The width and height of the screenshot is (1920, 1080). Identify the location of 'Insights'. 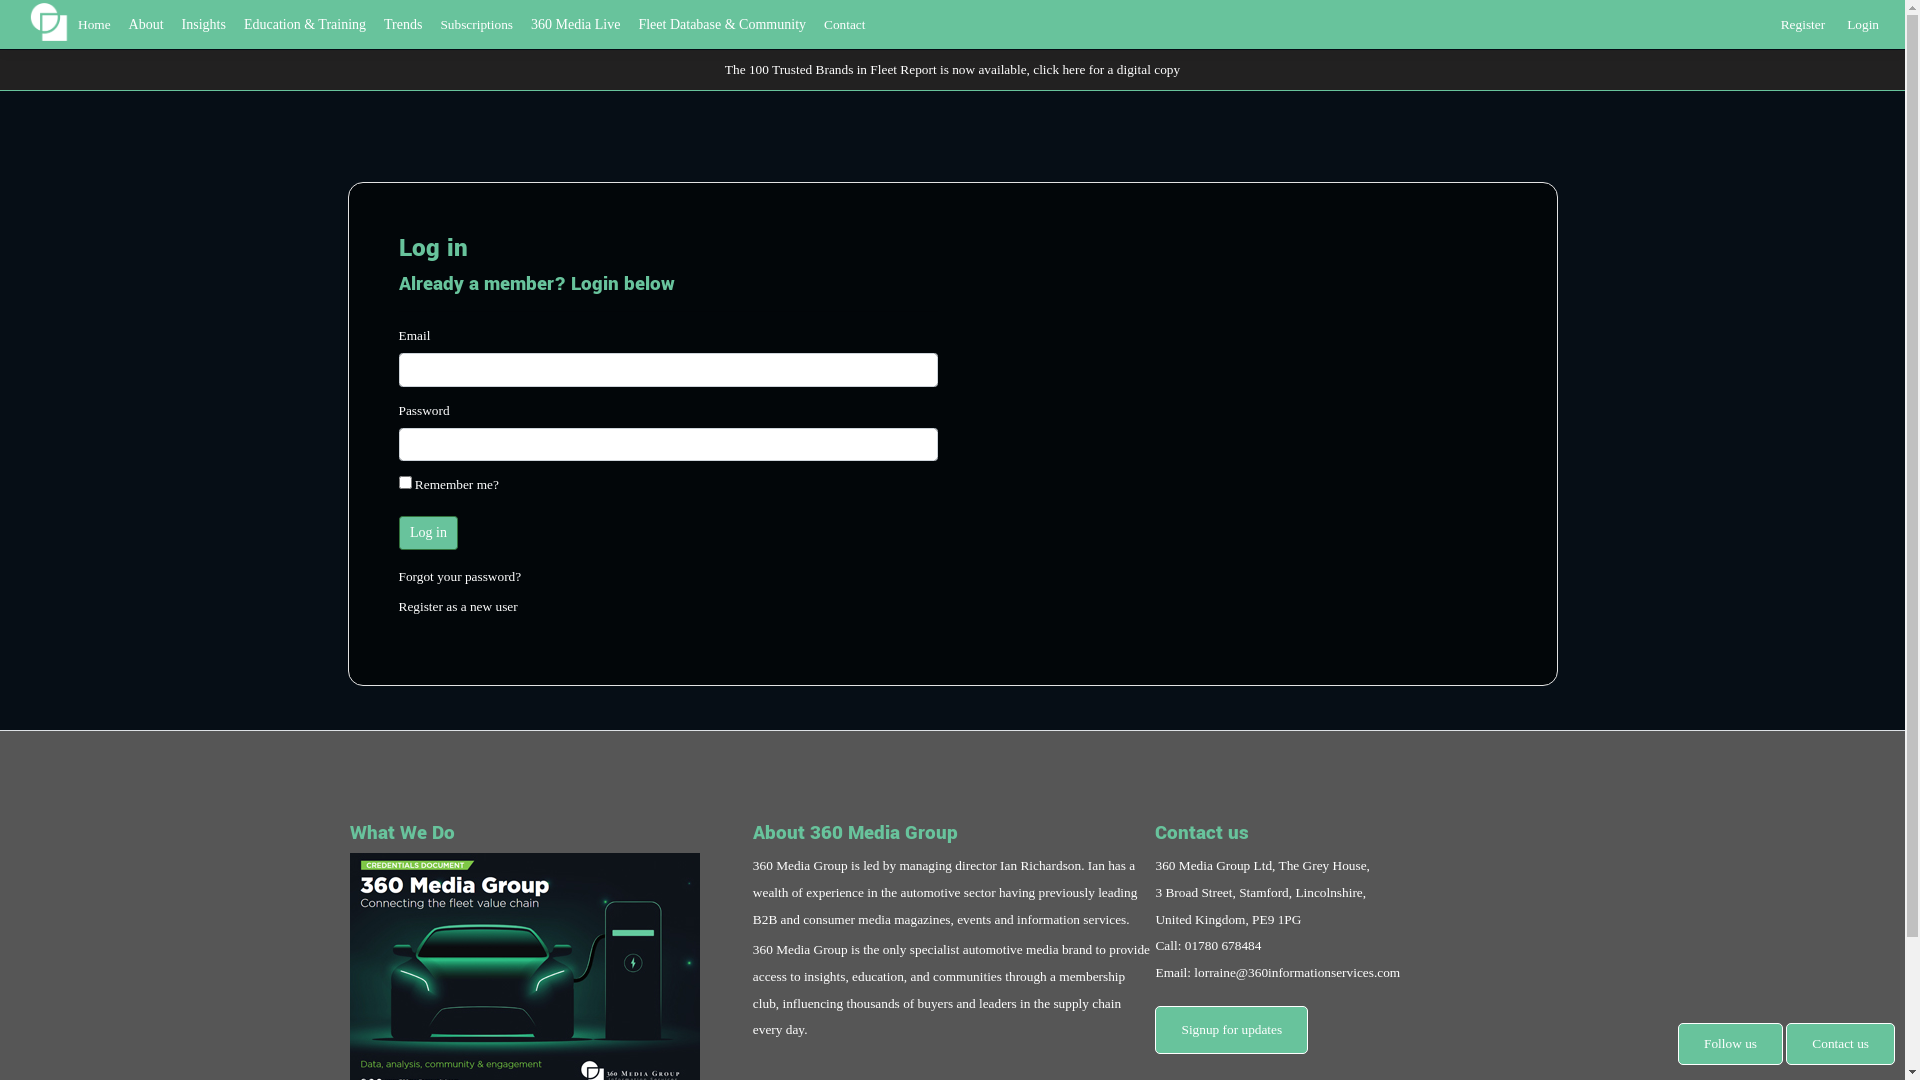
(203, 24).